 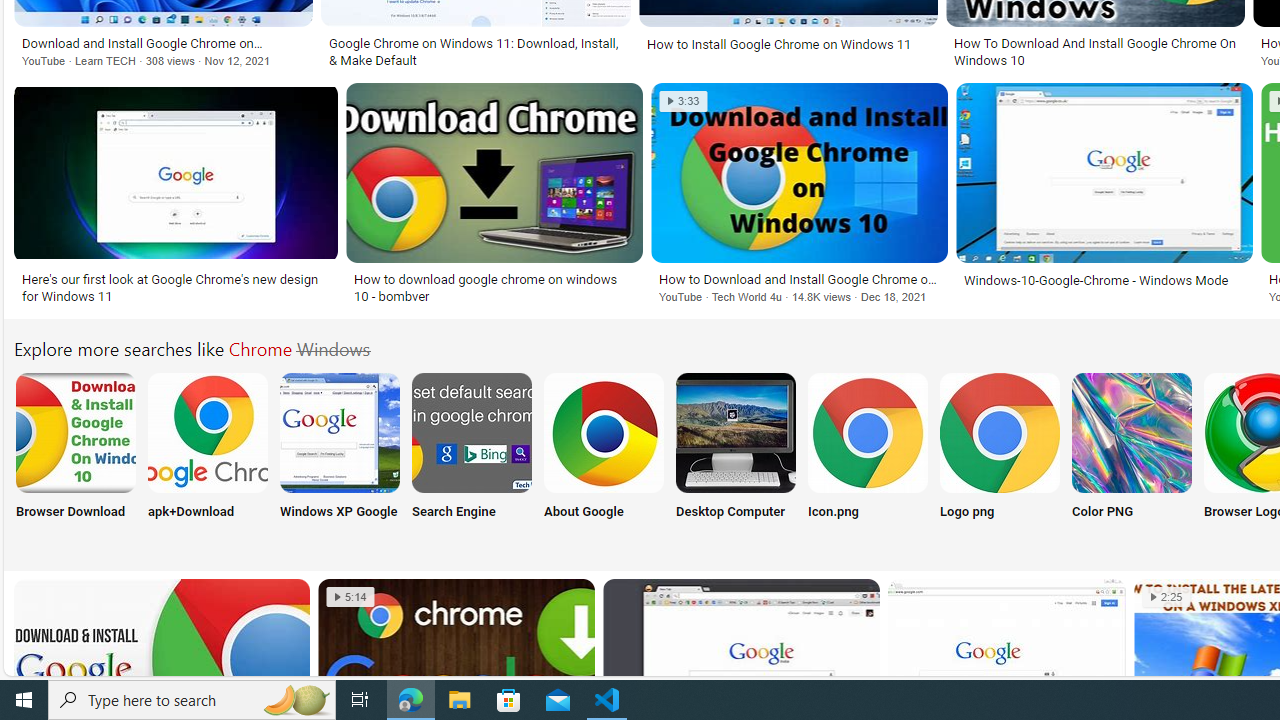 I want to click on 'Chrome Color PNG Color PNG', so click(x=1132, y=458).